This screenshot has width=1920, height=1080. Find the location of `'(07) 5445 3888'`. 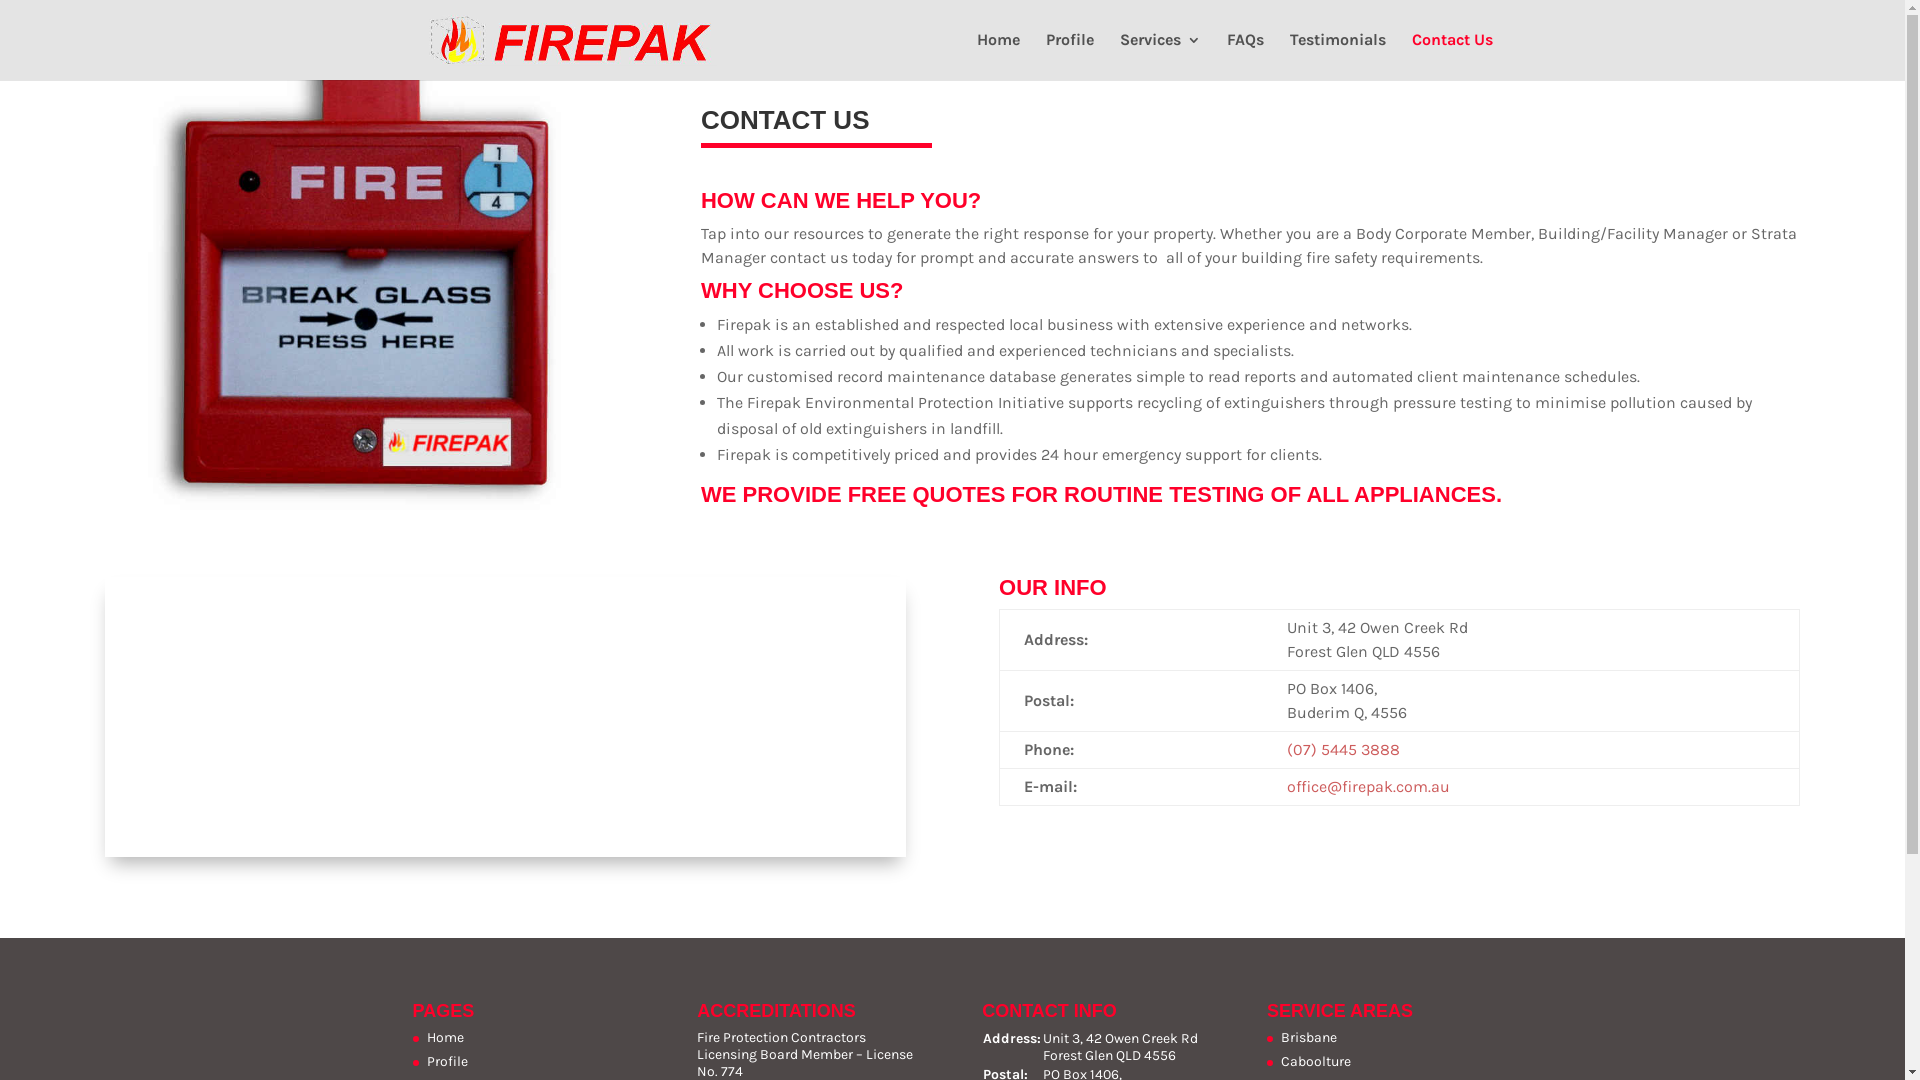

'(07) 5445 3888' is located at coordinates (1286, 749).